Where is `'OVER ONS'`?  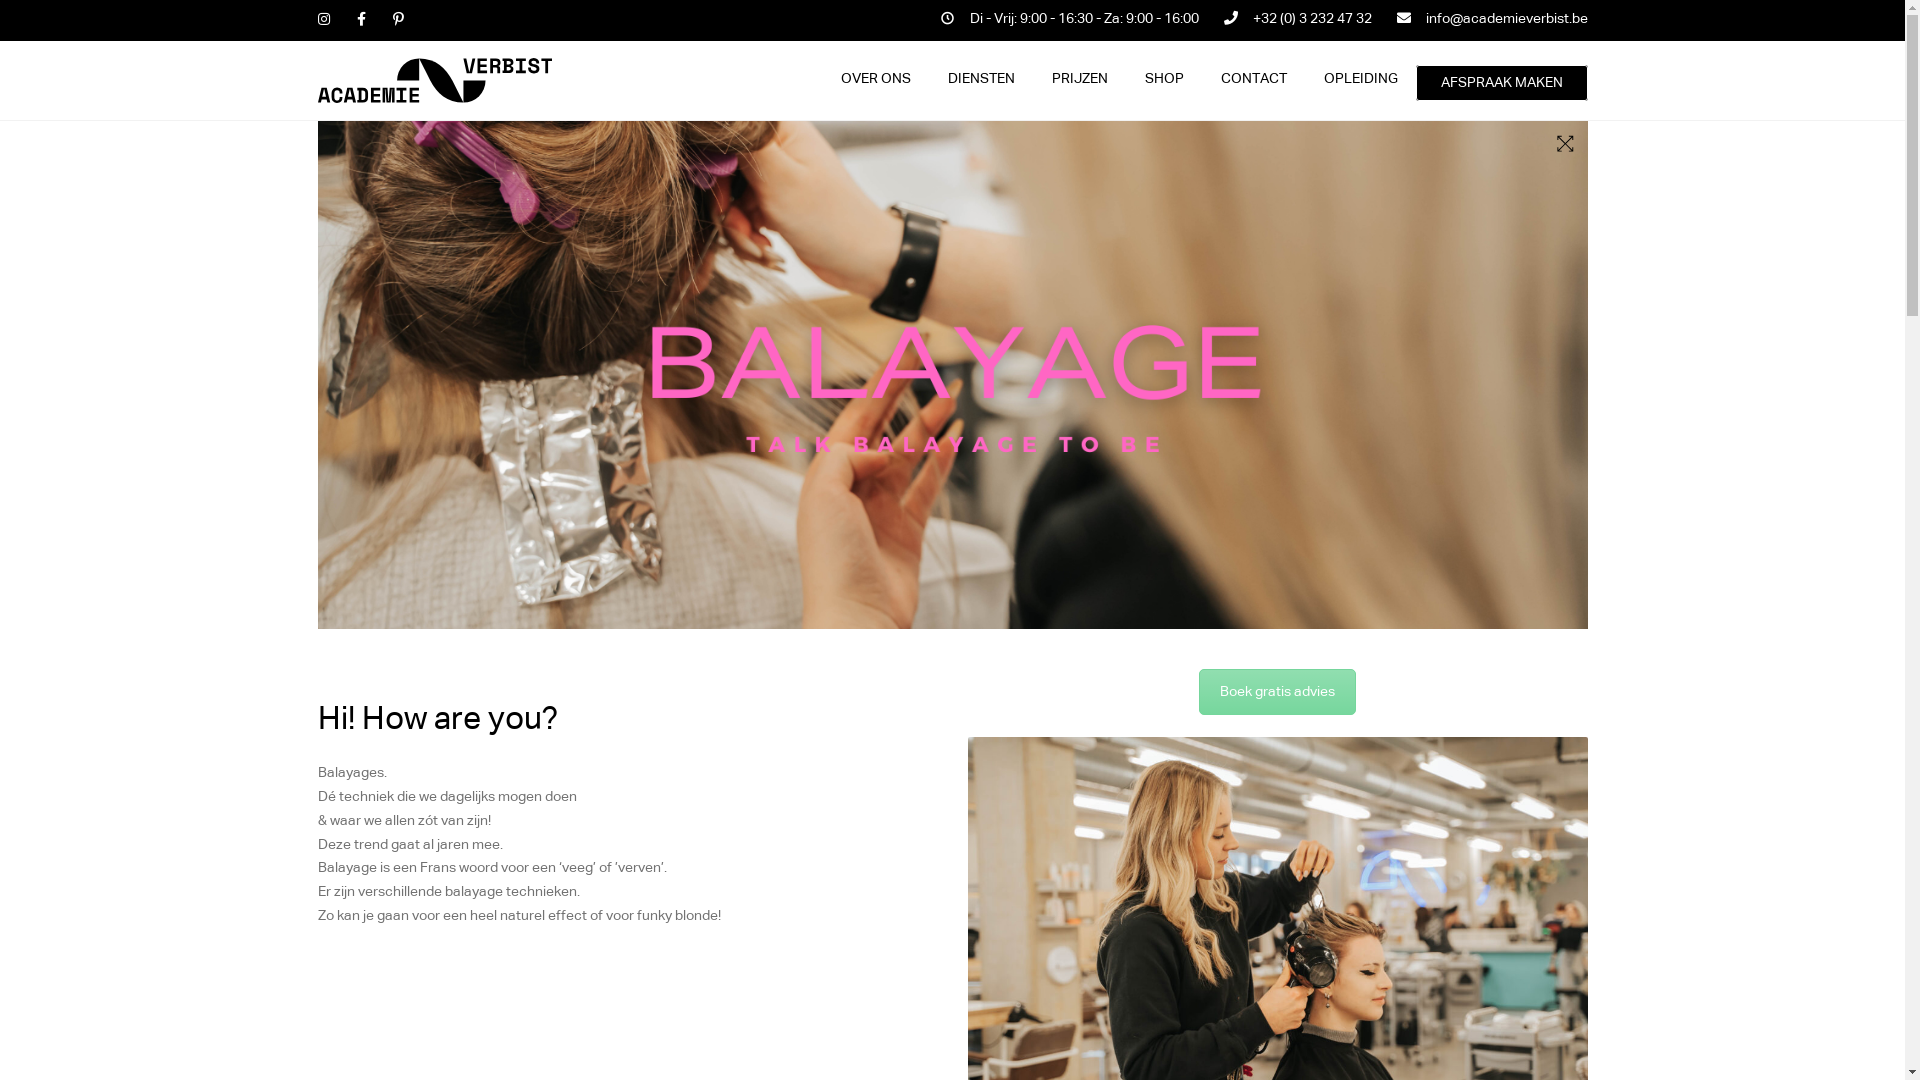 'OVER ONS' is located at coordinates (874, 79).